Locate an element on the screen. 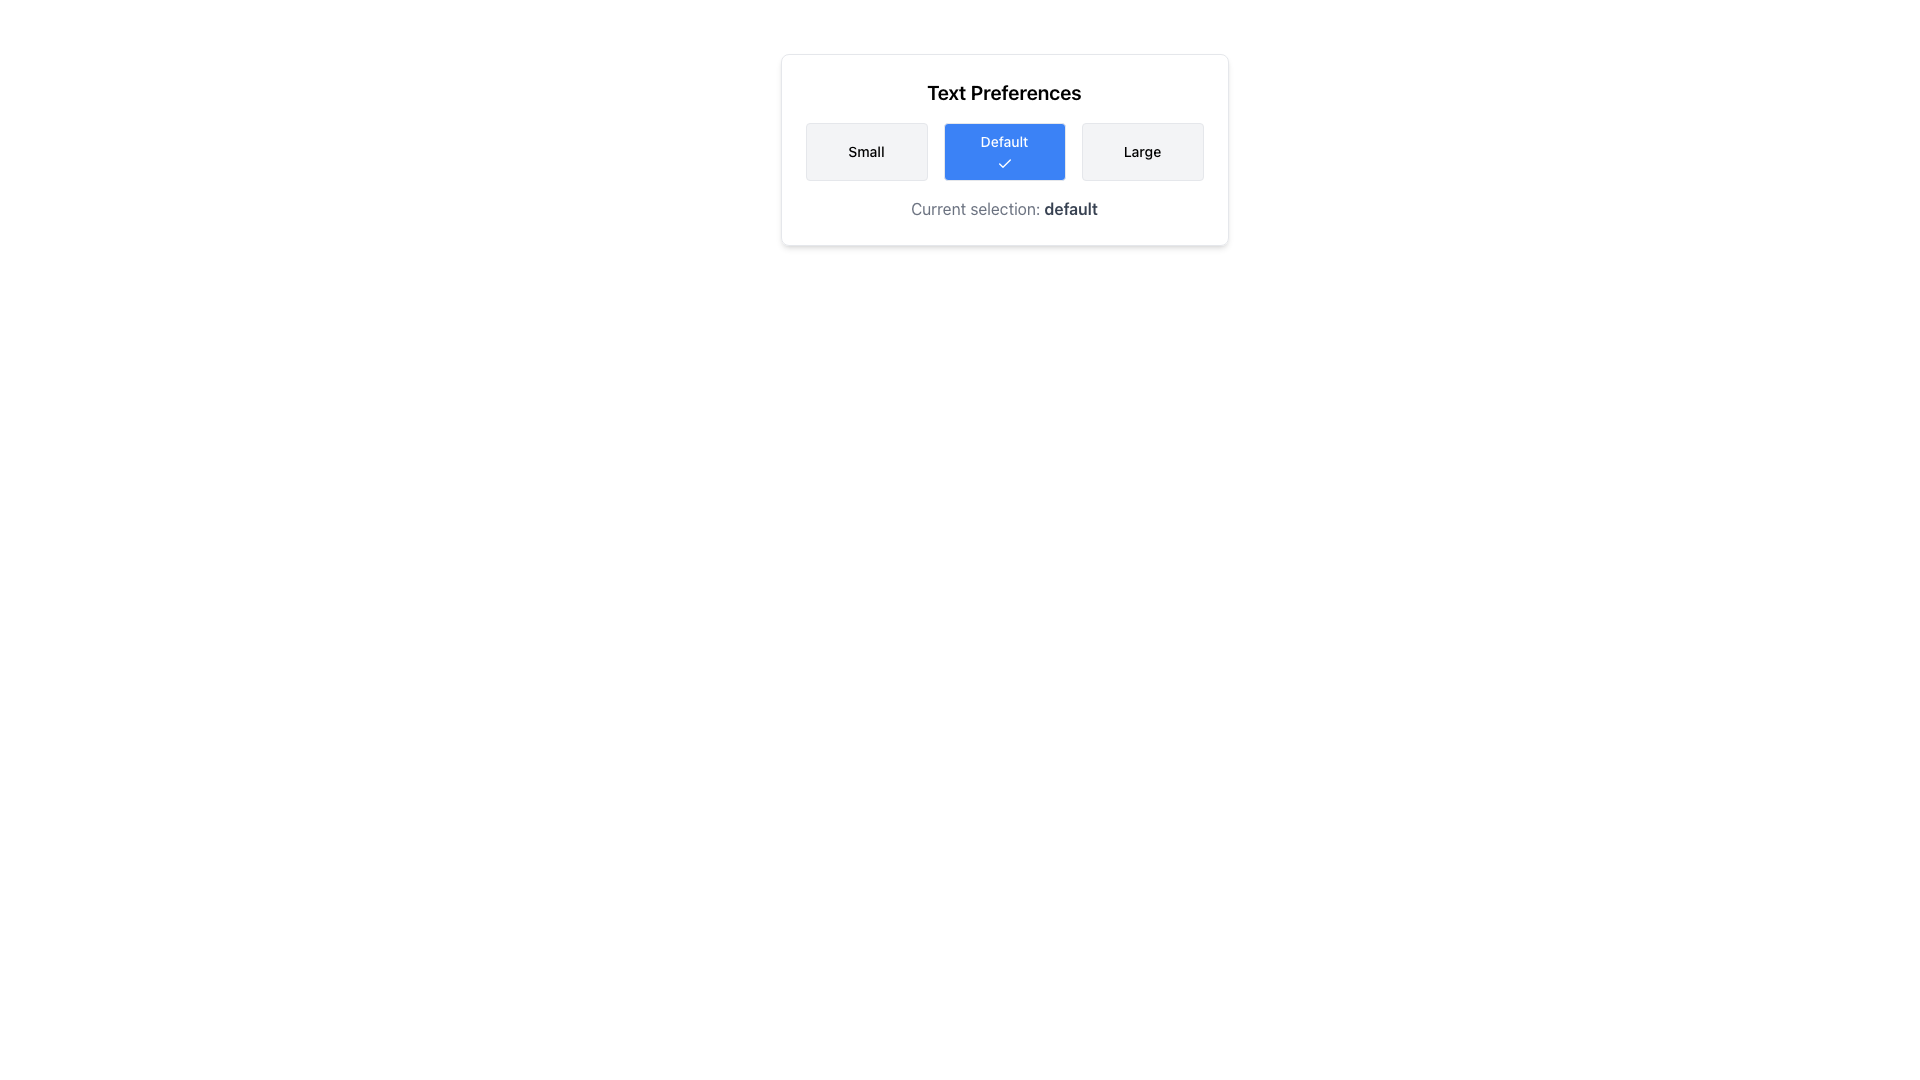  the 'Small' text label within the light gray rounded rectangular button, which is part of the 'Text Preferences' section is located at coordinates (866, 150).